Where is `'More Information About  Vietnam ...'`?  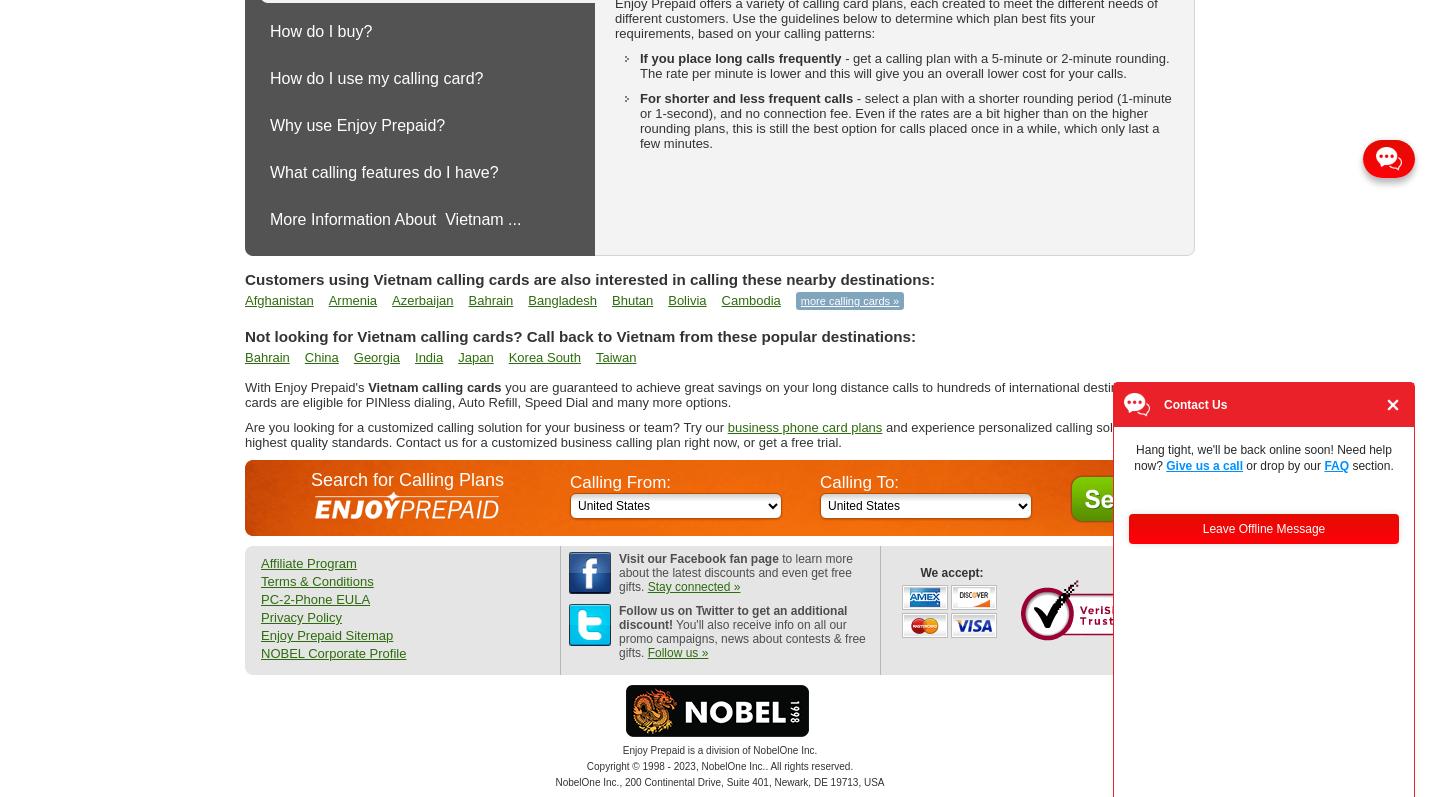
'More Information About  Vietnam ...' is located at coordinates (394, 219).